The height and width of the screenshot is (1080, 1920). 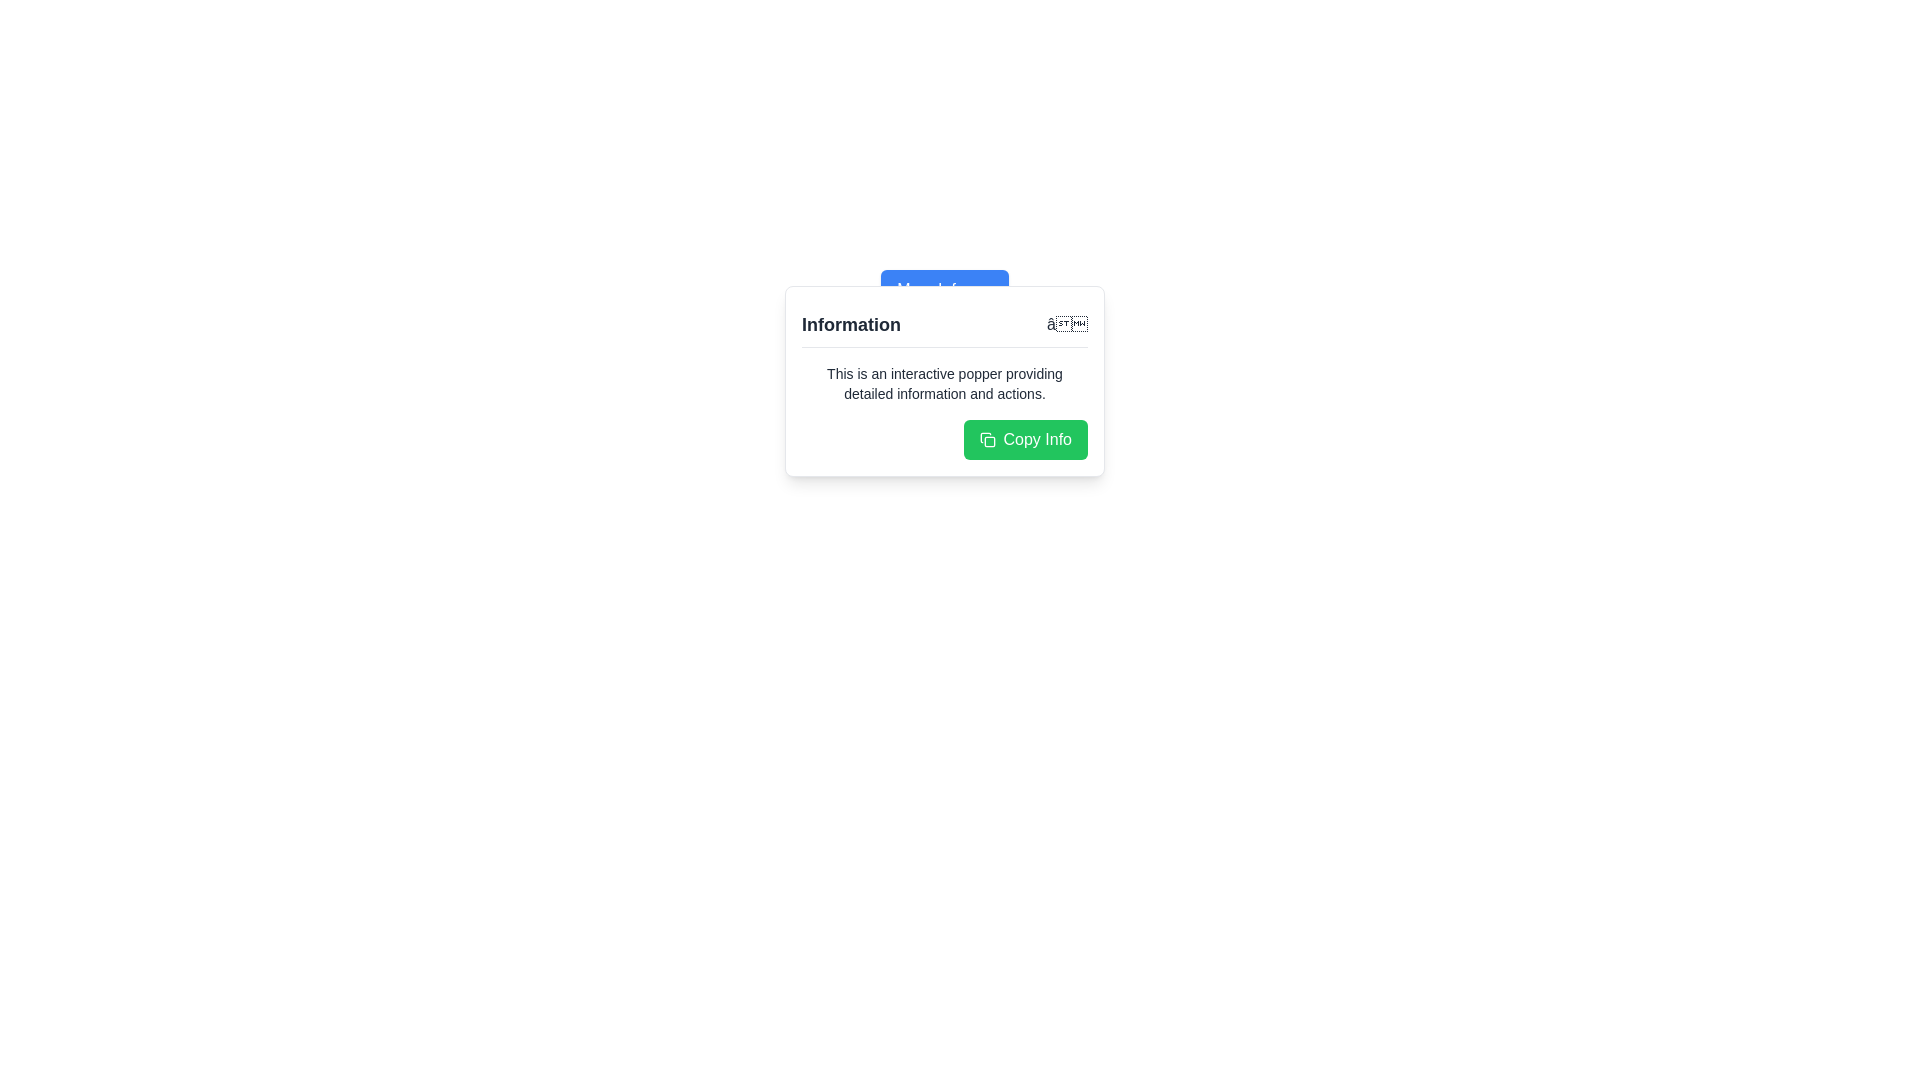 I want to click on the button located at the bottom-right corner of the dialog box to copy the information displayed in the pop-up dialog to the clipboard, so click(x=944, y=438).